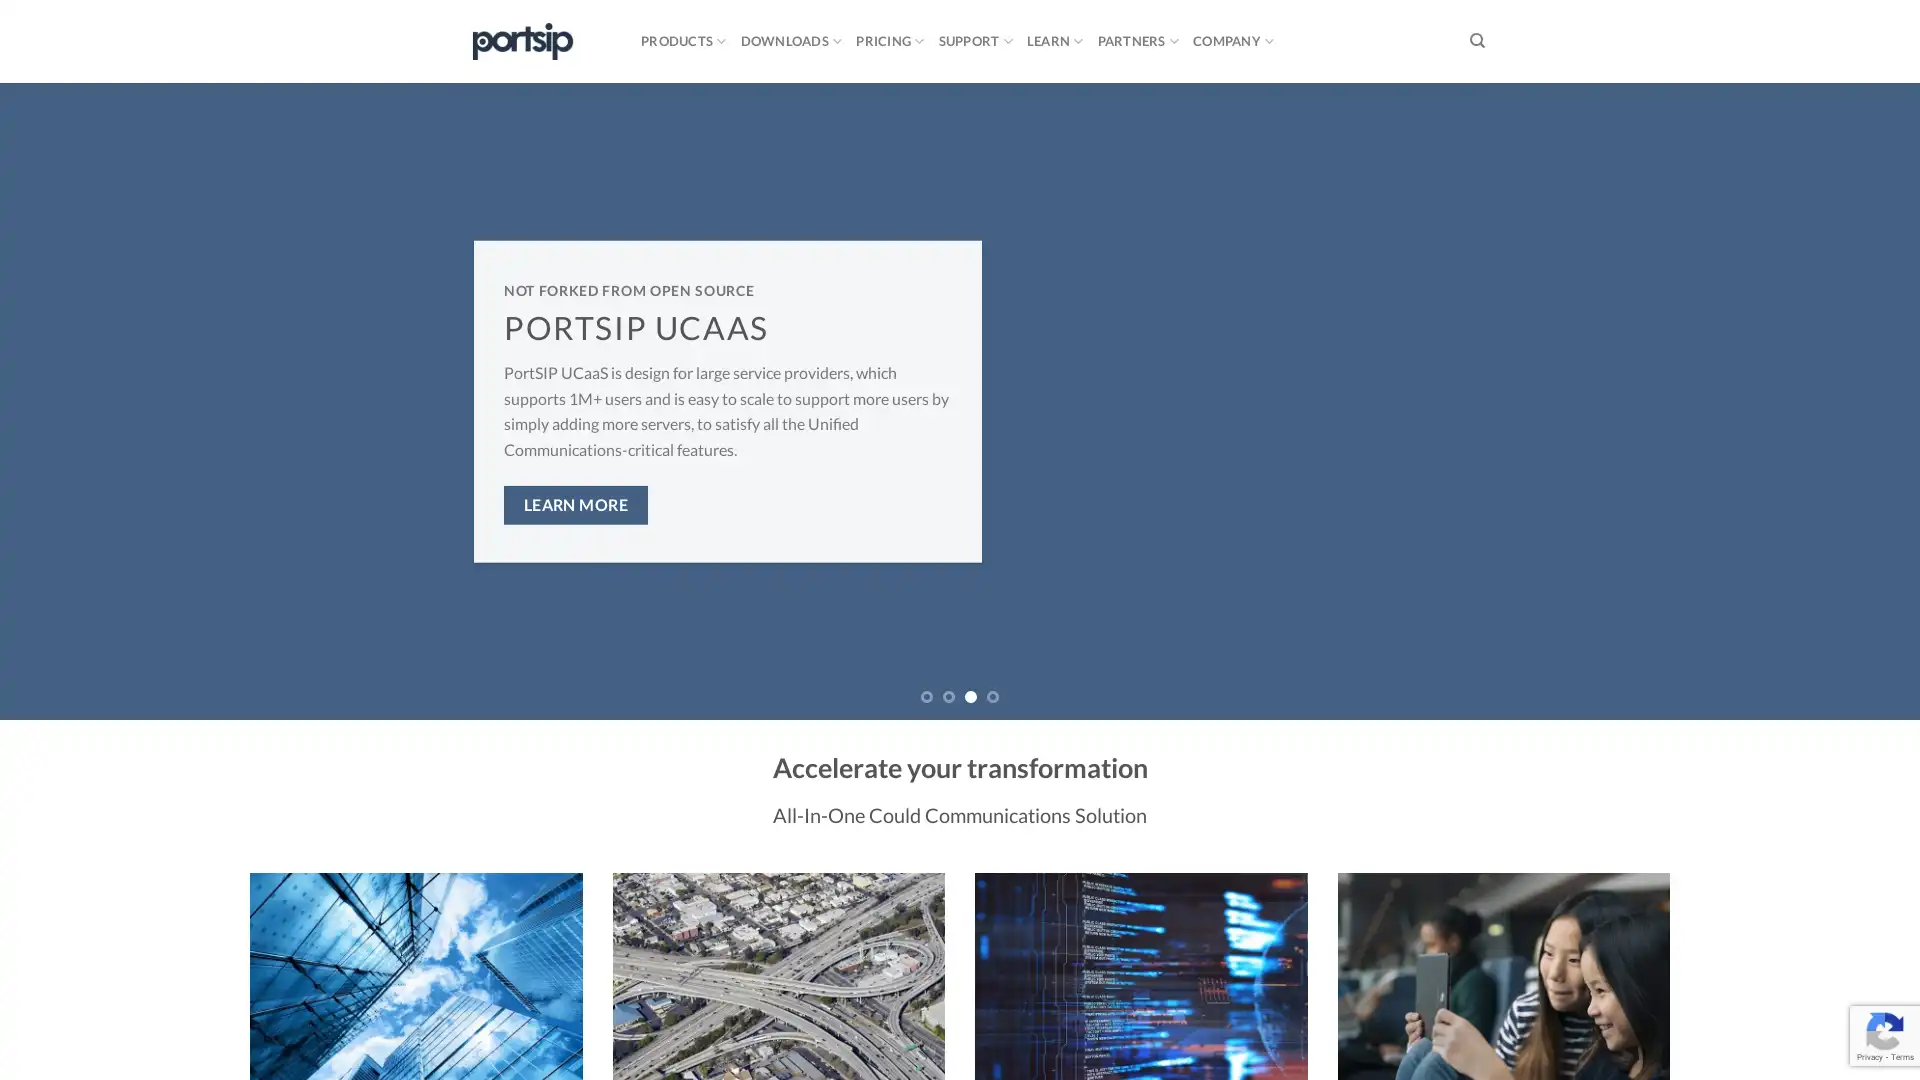  I want to click on Next, so click(1855, 401).